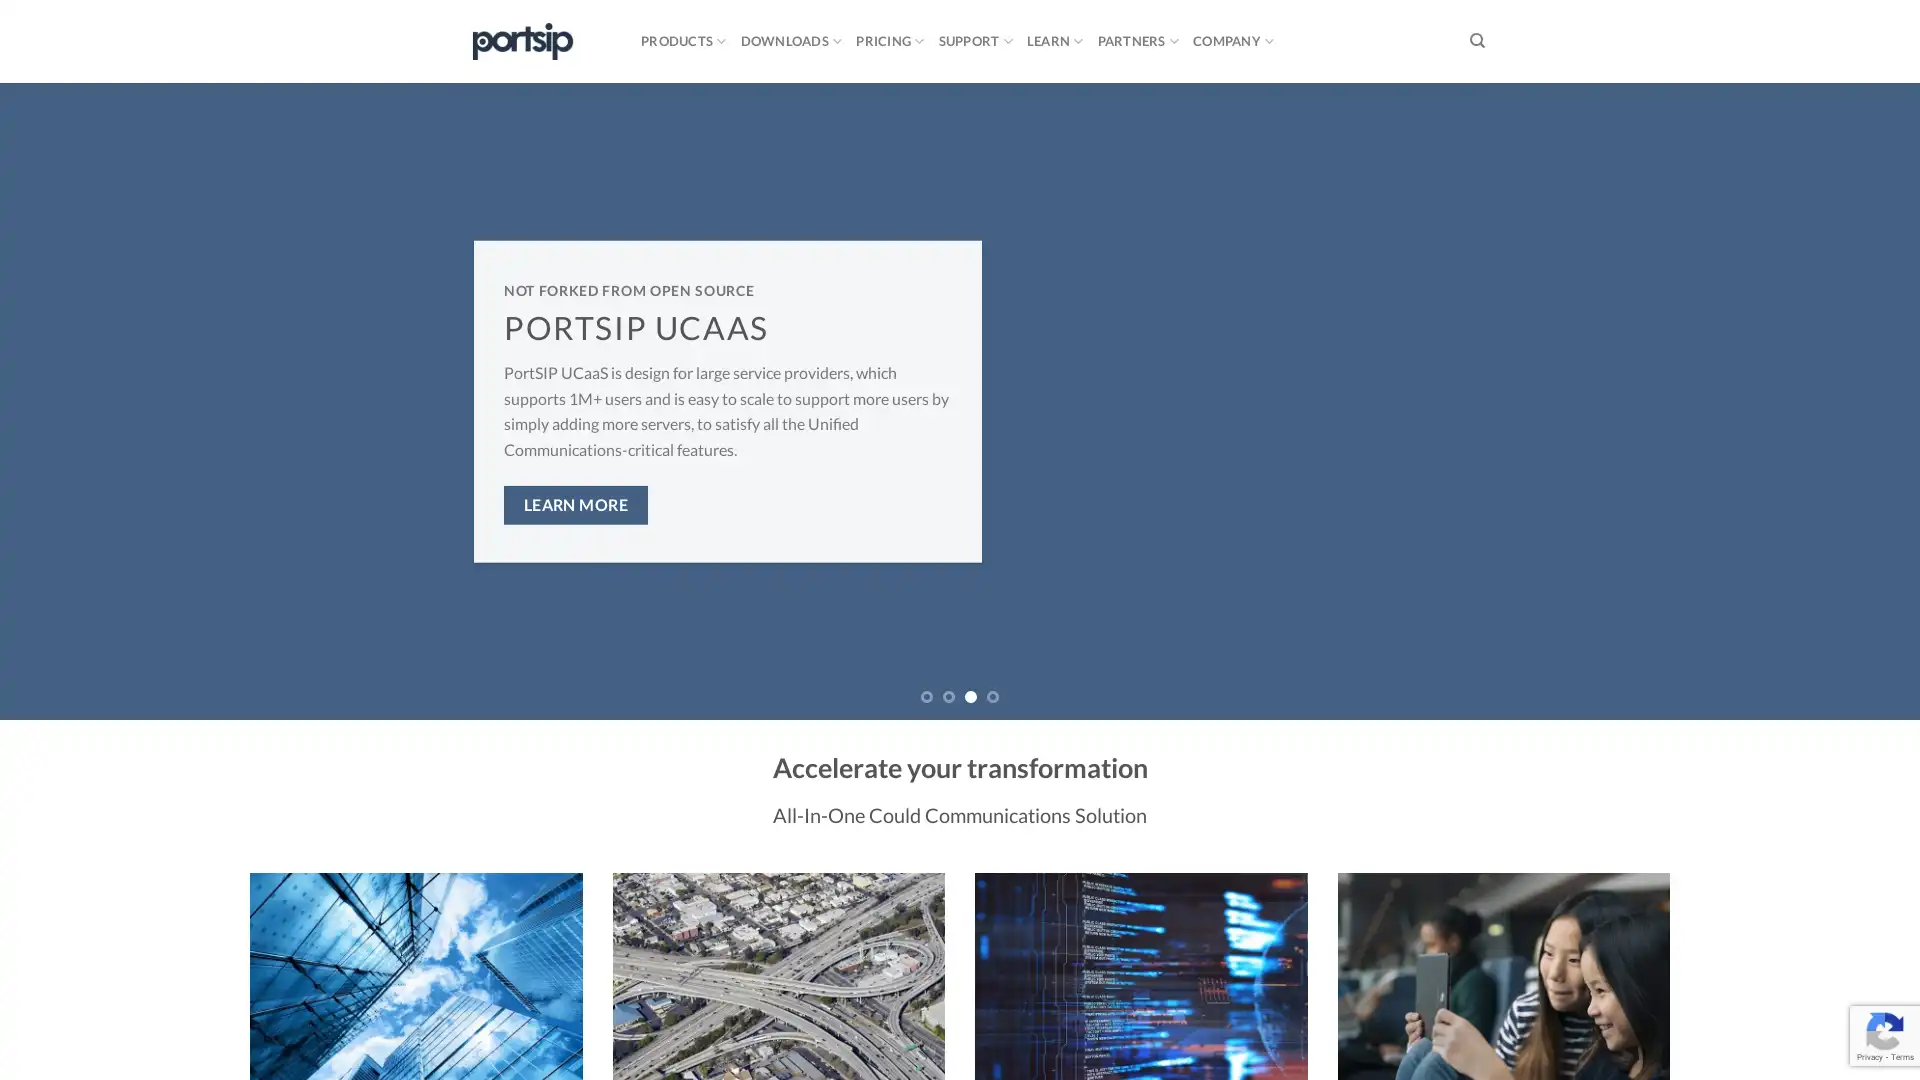  I want to click on Next, so click(1855, 401).